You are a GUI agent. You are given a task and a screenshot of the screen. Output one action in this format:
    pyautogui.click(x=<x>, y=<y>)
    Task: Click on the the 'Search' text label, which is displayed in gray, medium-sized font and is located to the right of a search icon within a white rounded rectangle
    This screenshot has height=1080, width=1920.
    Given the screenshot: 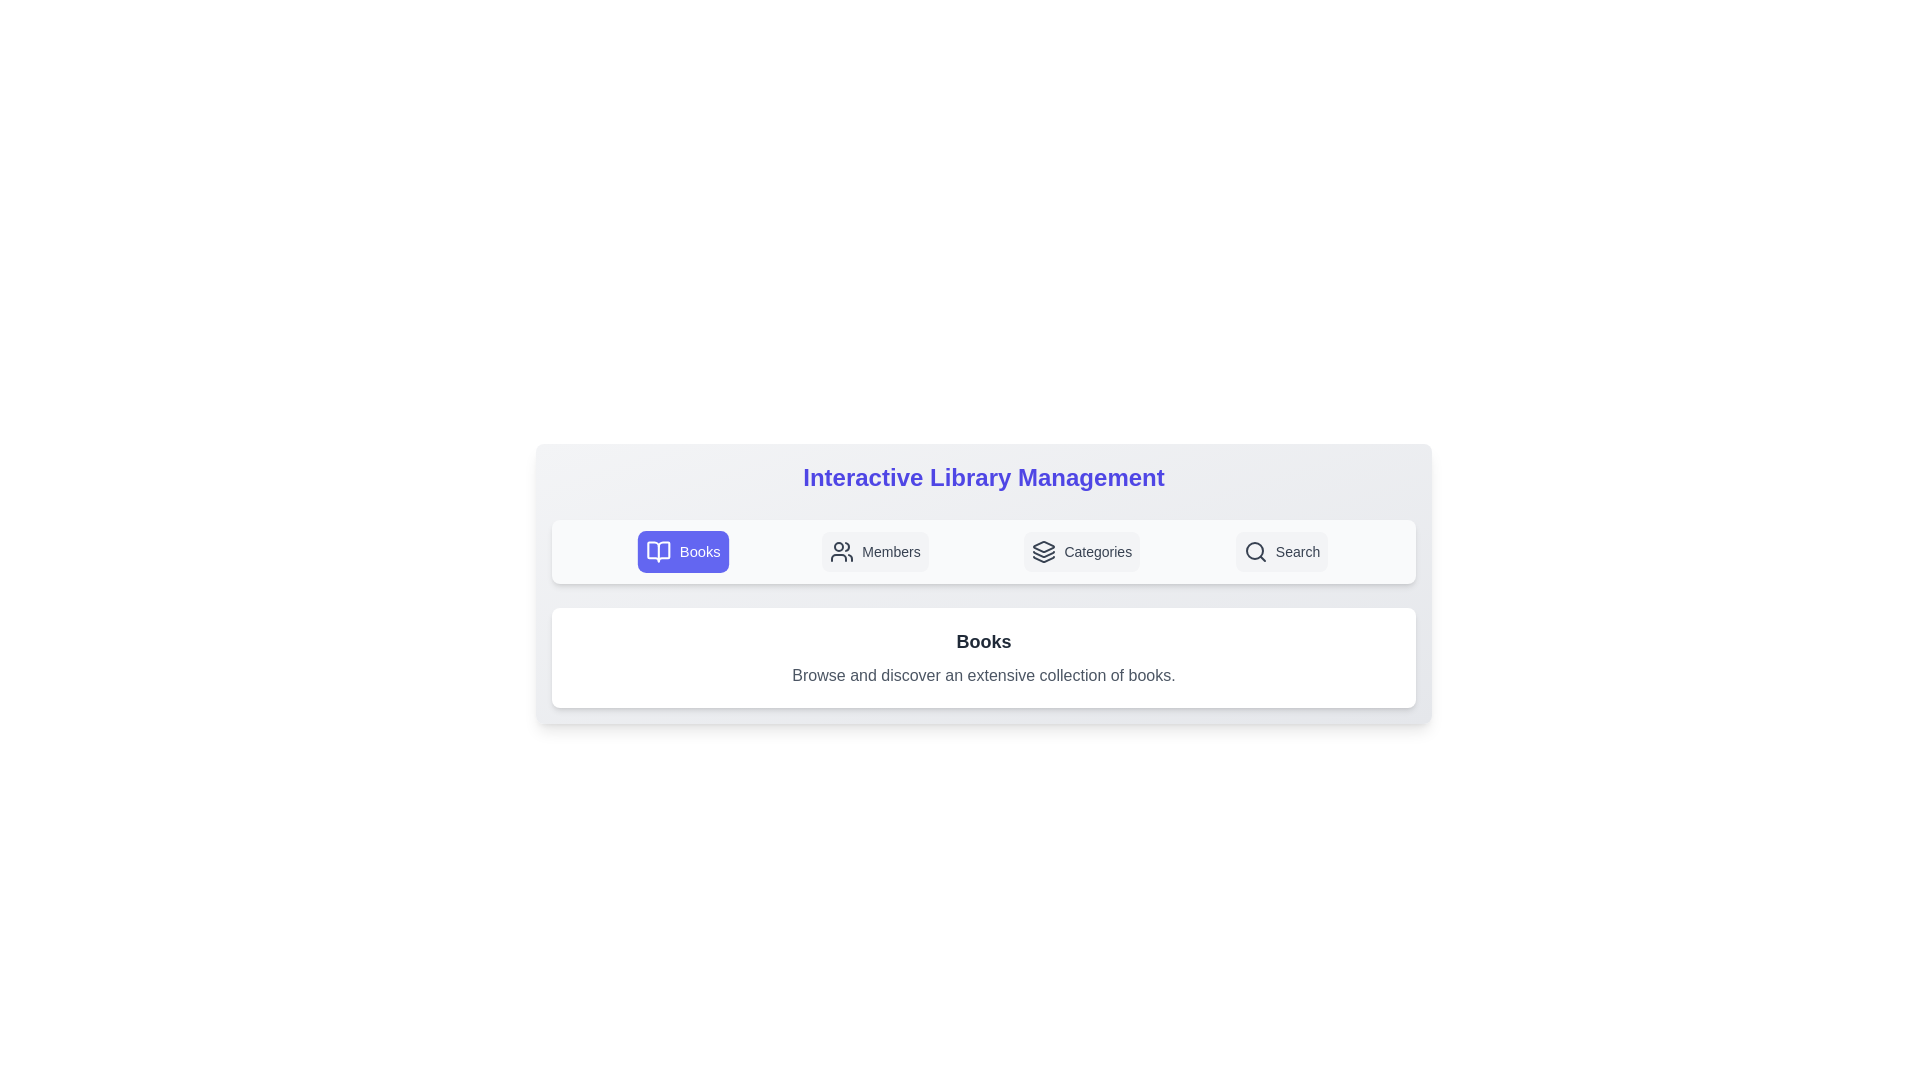 What is the action you would take?
    pyautogui.click(x=1298, y=551)
    